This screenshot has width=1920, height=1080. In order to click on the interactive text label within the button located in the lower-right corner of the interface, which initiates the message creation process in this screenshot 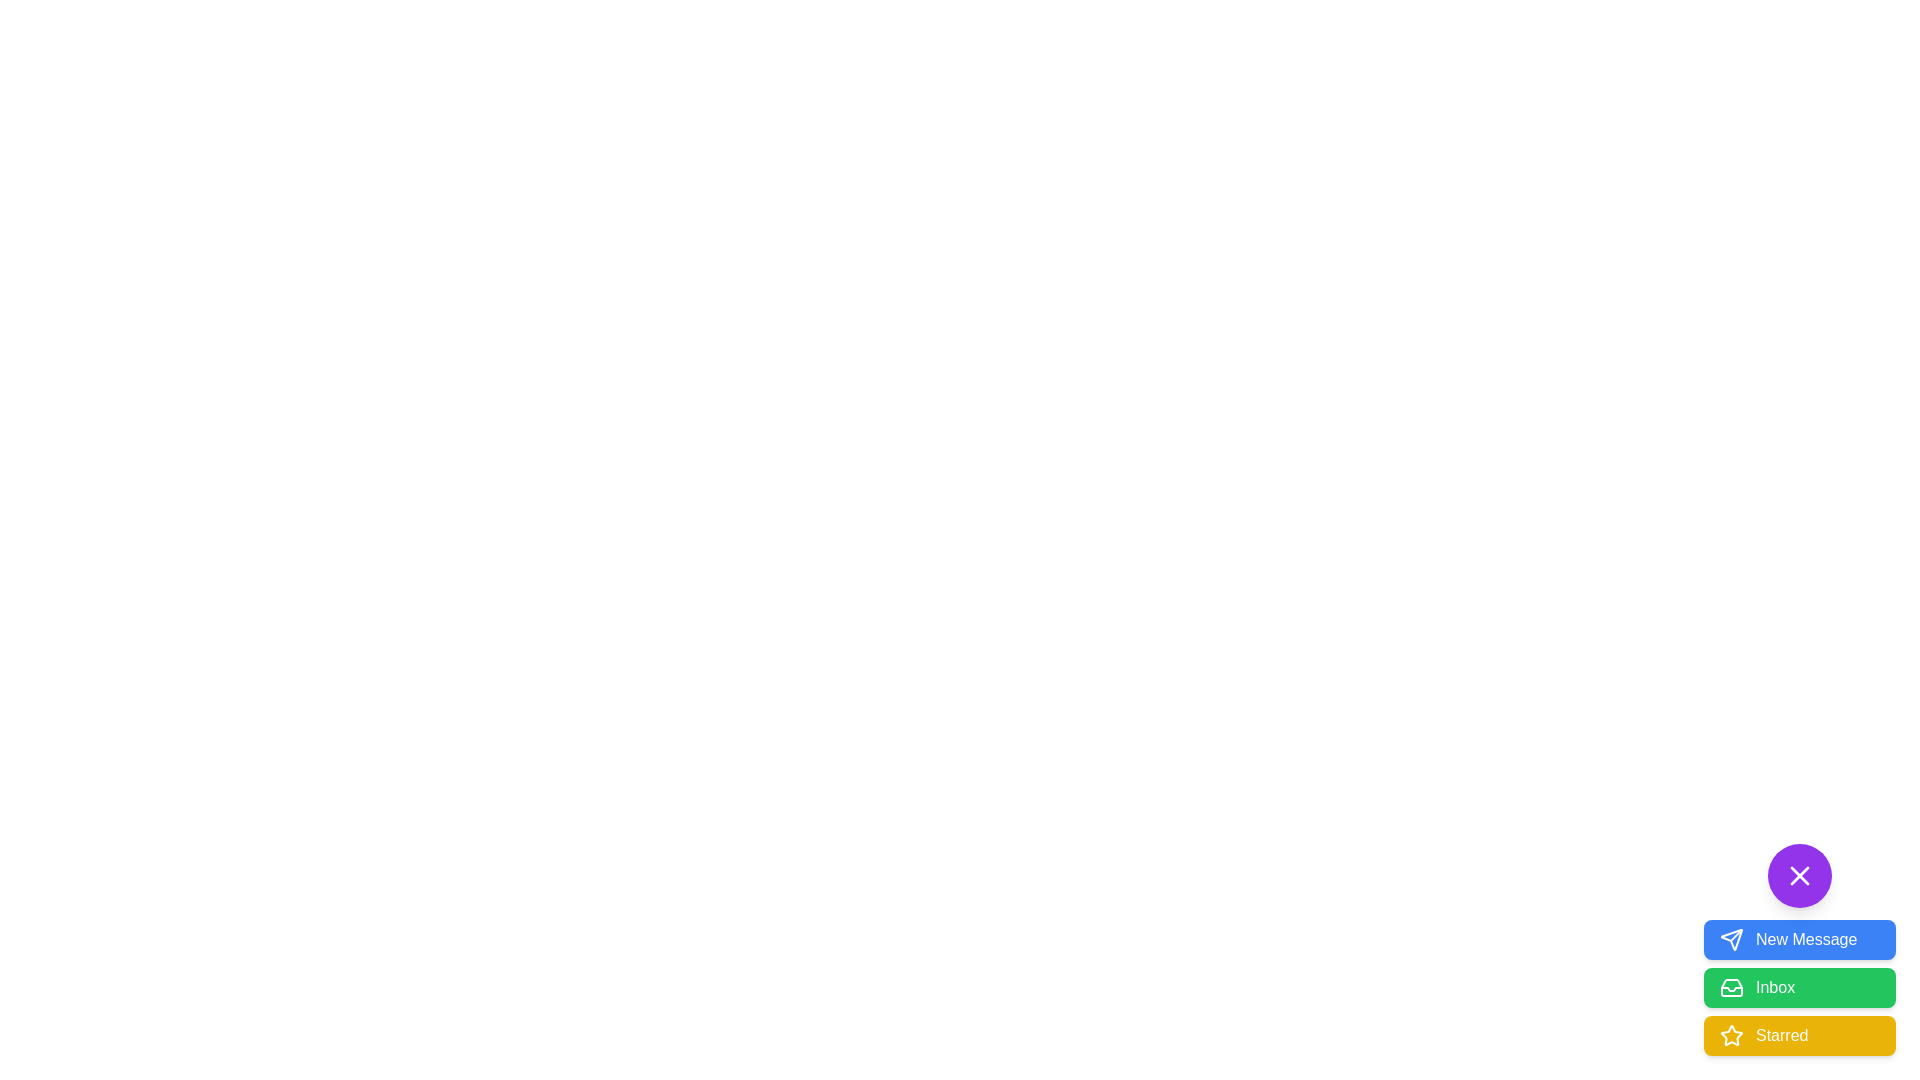, I will do `click(1806, 940)`.